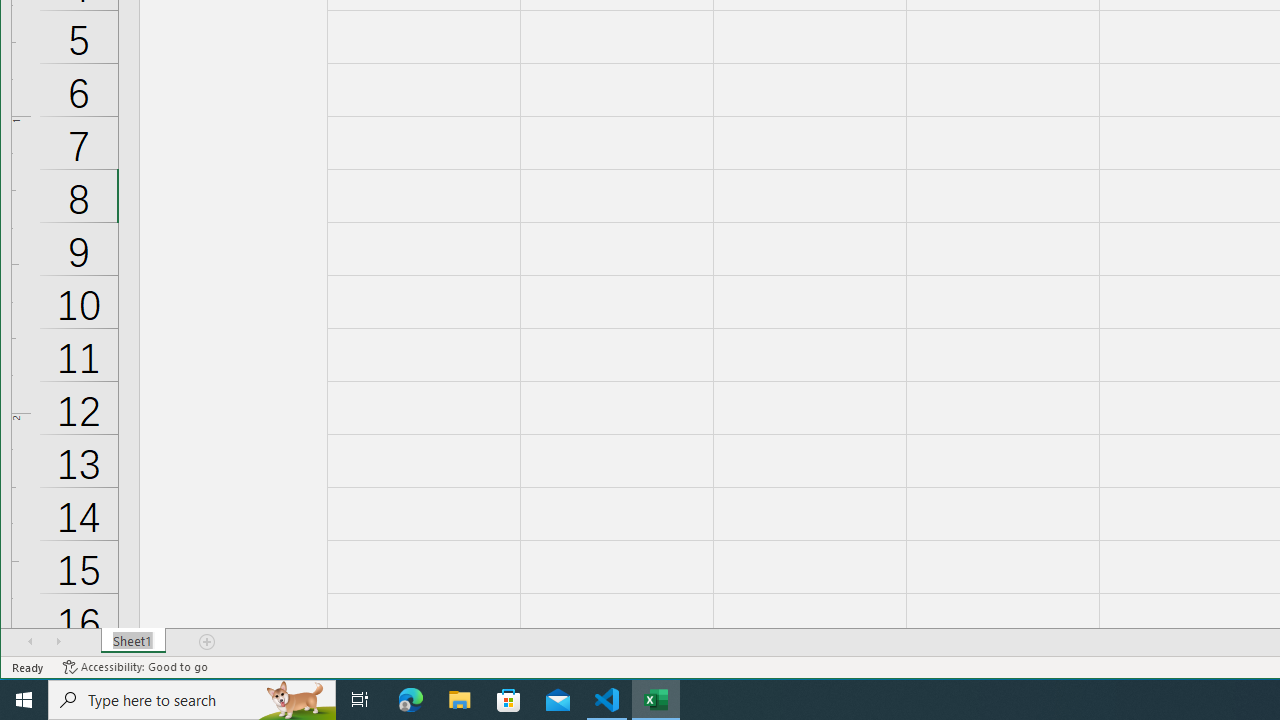 The width and height of the screenshot is (1280, 720). What do you see at coordinates (410, 698) in the screenshot?
I see `'Microsoft Edge'` at bounding box center [410, 698].